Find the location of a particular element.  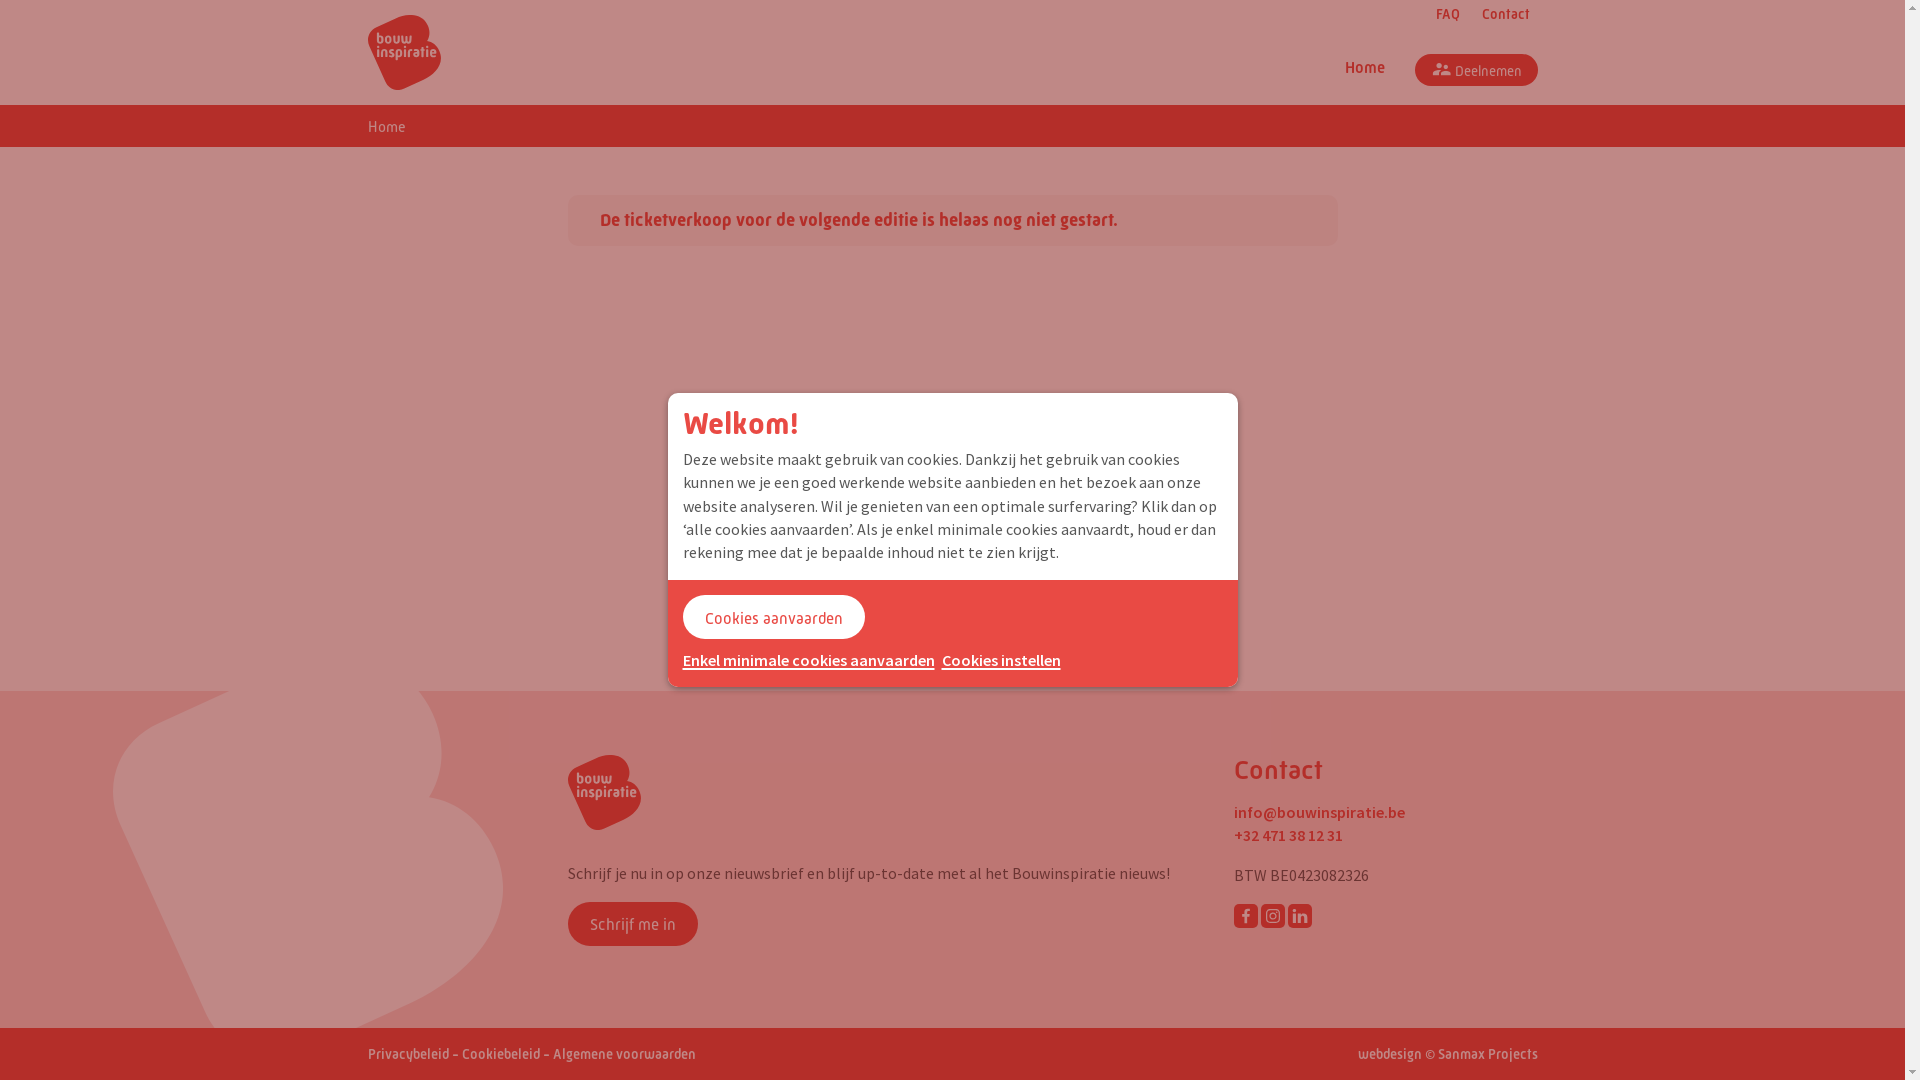

'FAQ' is located at coordinates (1444, 15).